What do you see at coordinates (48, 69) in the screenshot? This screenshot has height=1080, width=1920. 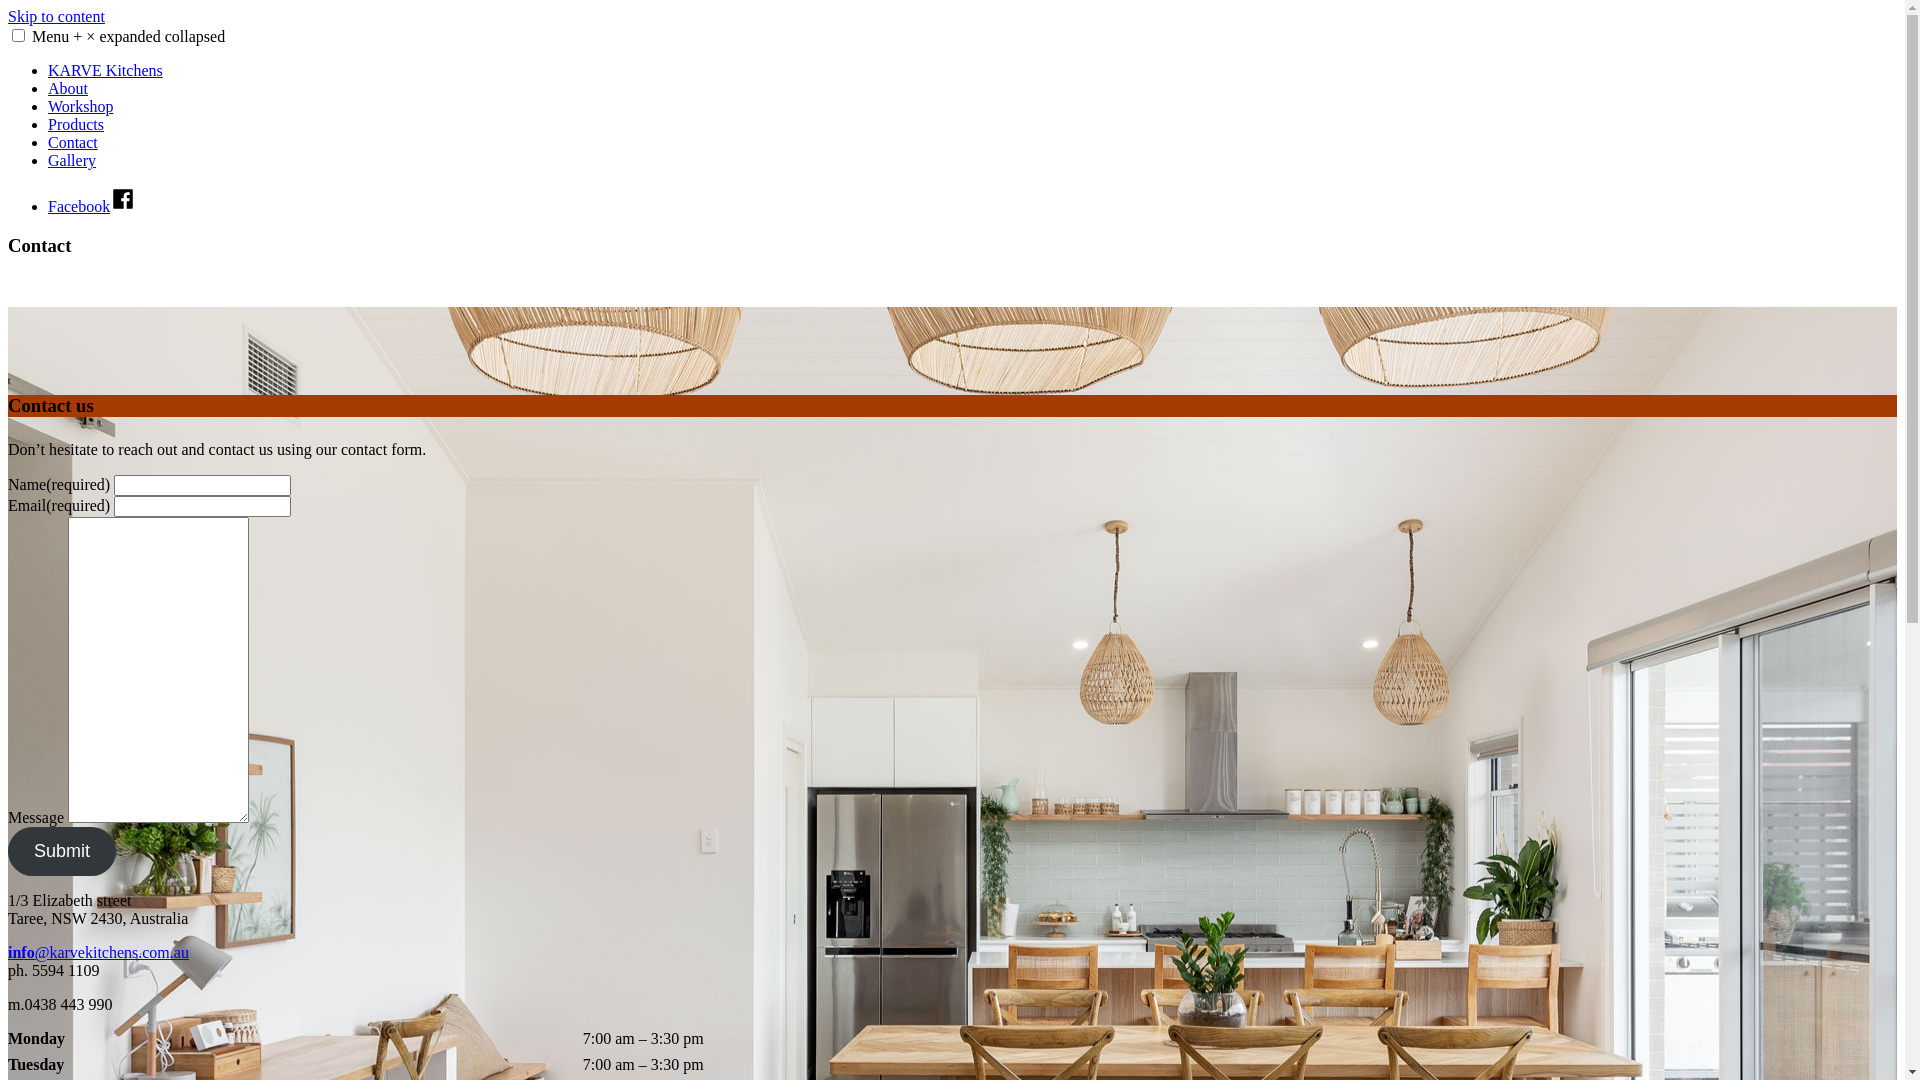 I see `'KARVE Kitchens'` at bounding box center [48, 69].